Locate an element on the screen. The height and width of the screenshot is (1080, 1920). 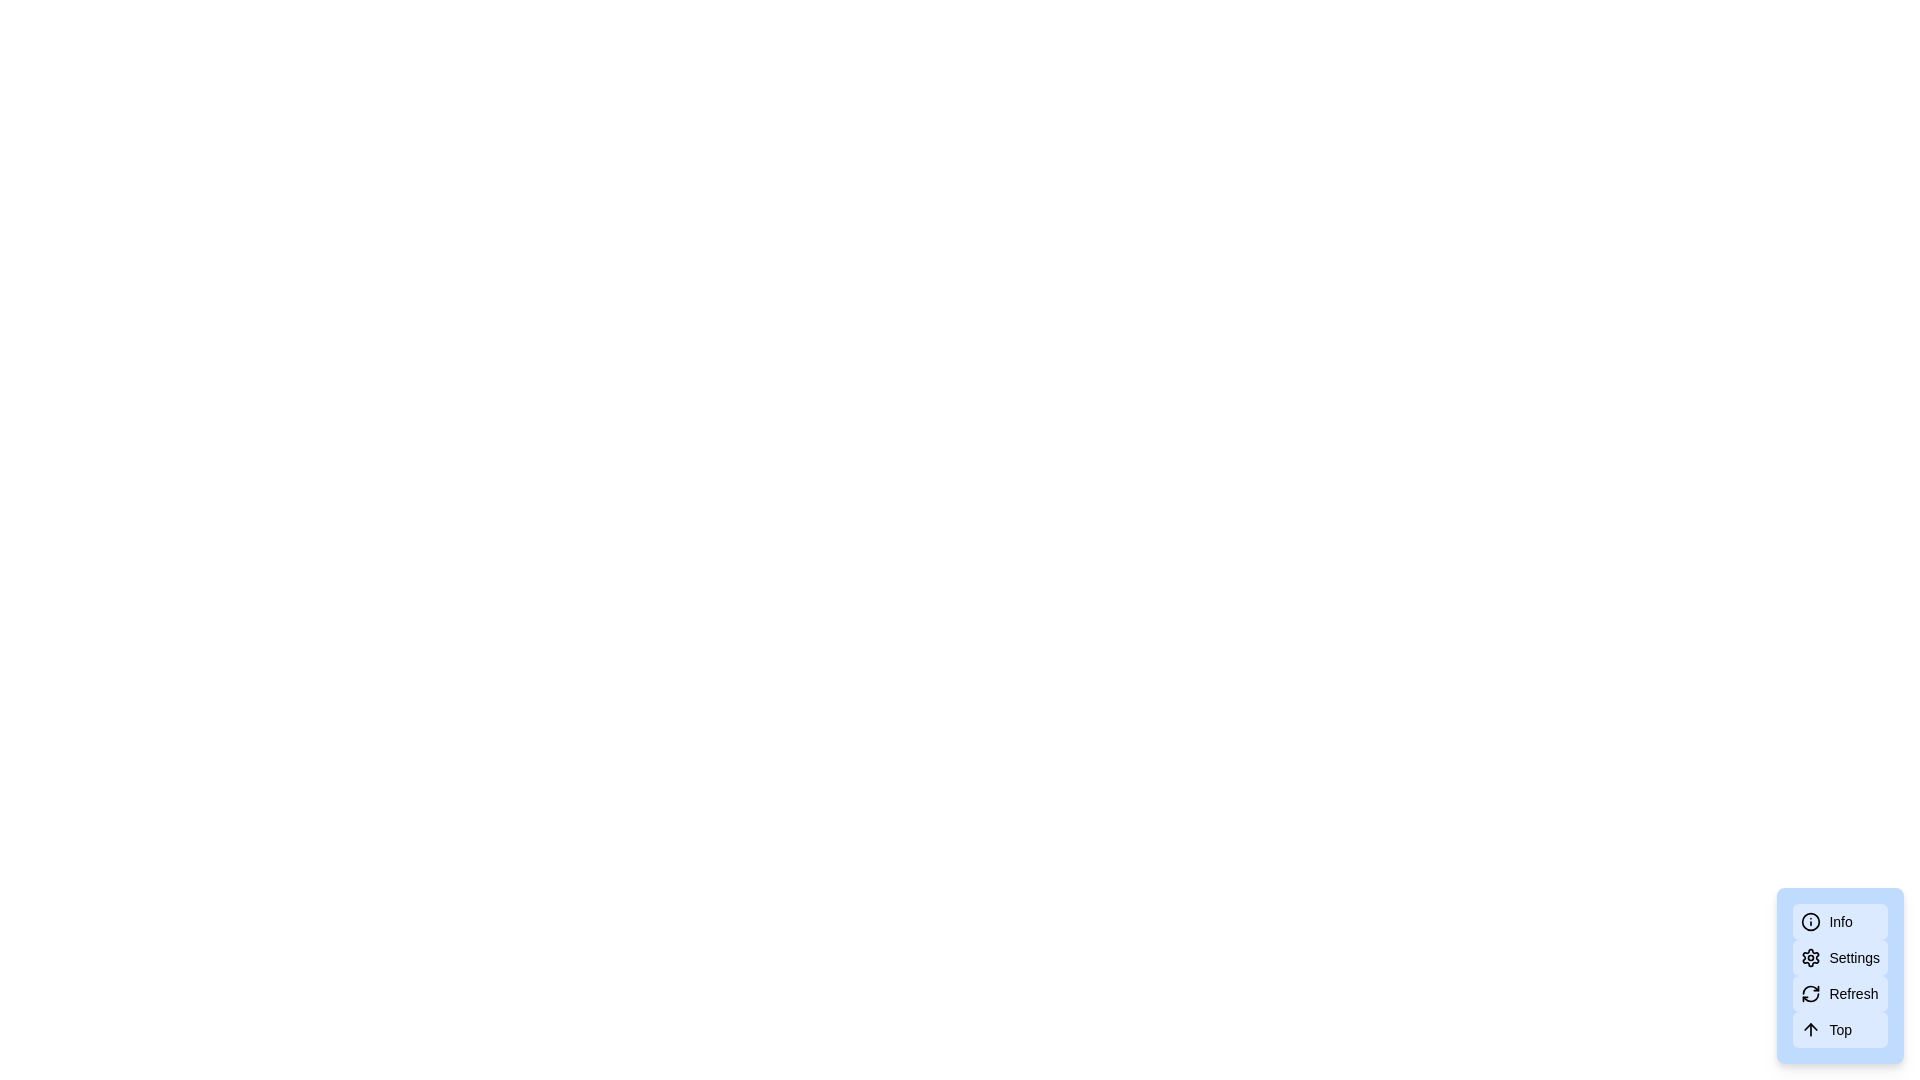
the 'Refresh' button, which is a rectangular button with rounded corners, light blue background, and a refresh icon on the left side of the text label 'Refresh' is located at coordinates (1840, 994).